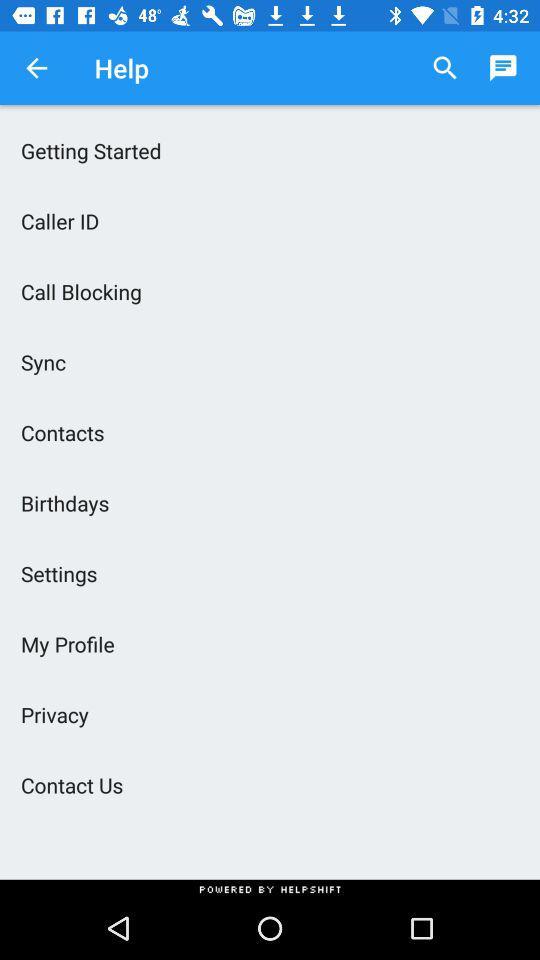  I want to click on sync item, so click(270, 361).